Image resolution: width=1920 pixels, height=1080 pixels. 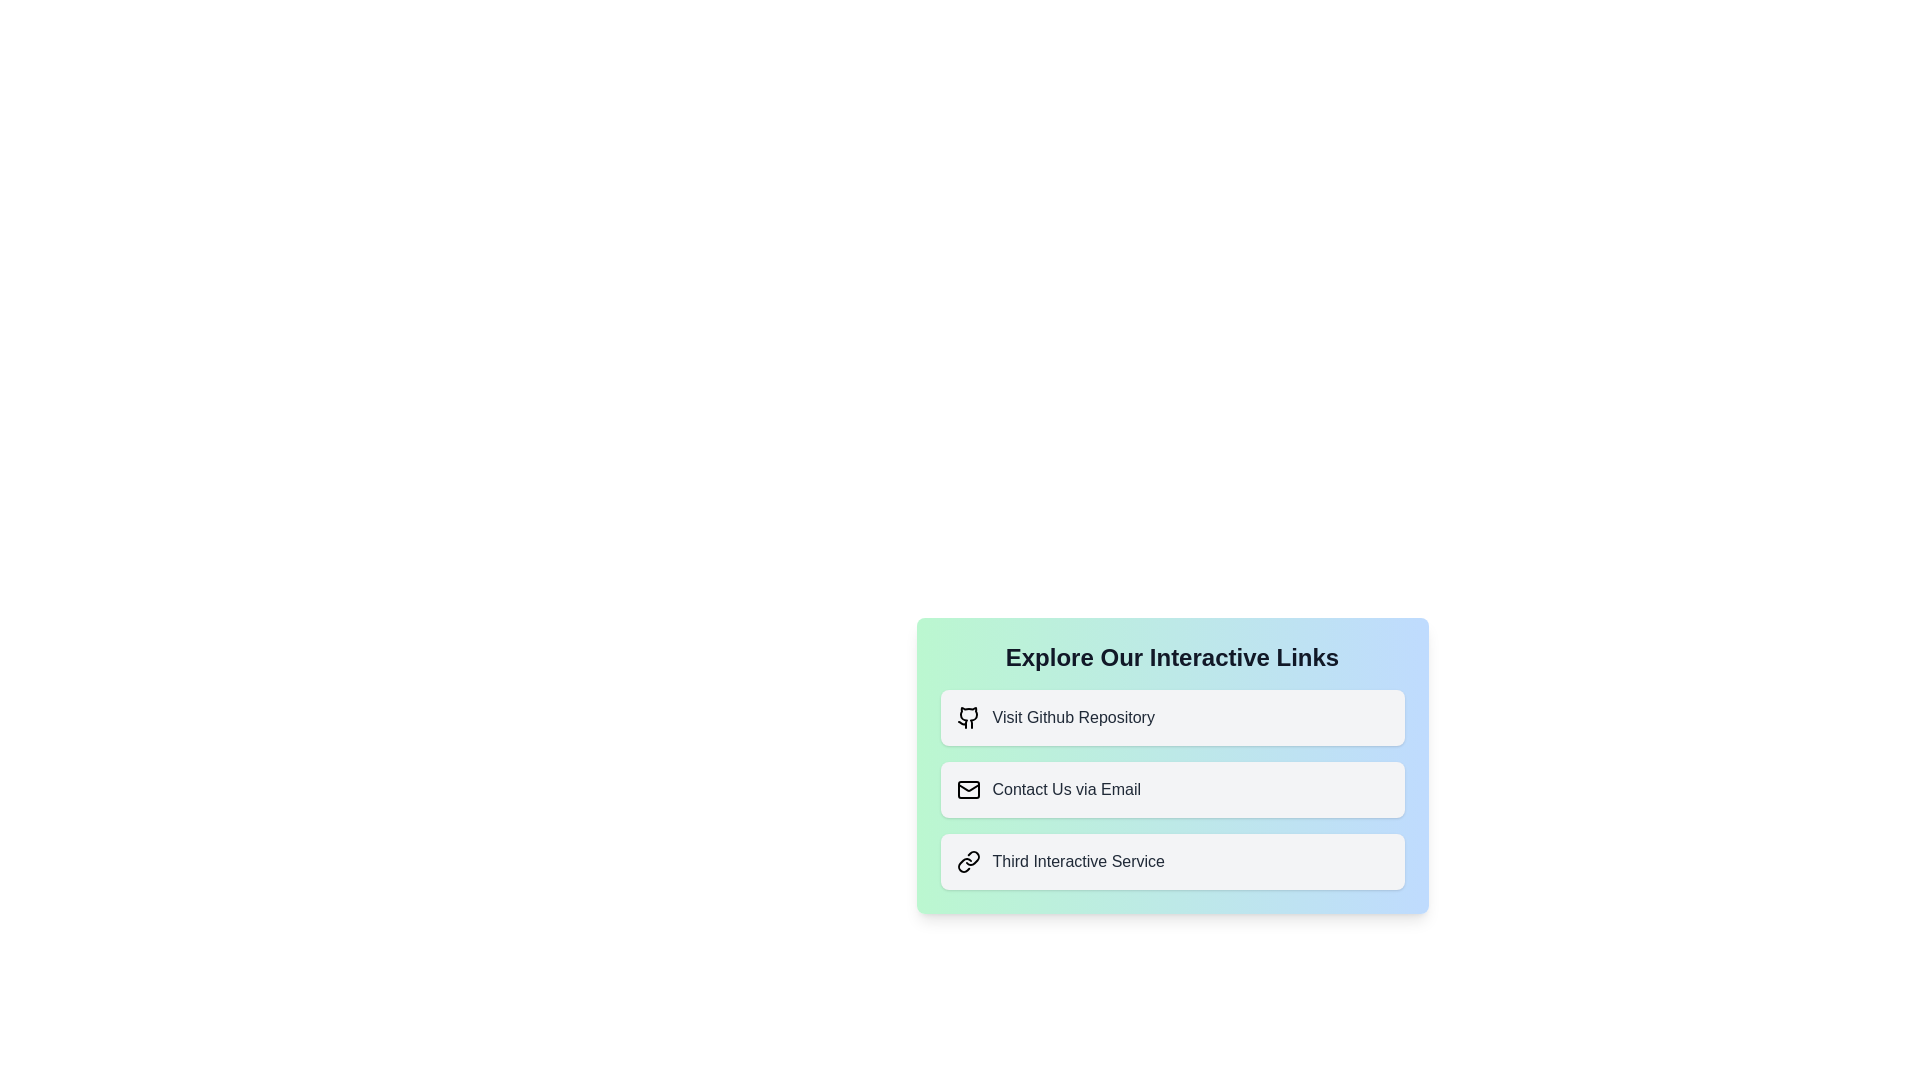 I want to click on the third hyperlink in the vertically-aligned list located in the bottom-right corner of the interface, so click(x=1172, y=860).